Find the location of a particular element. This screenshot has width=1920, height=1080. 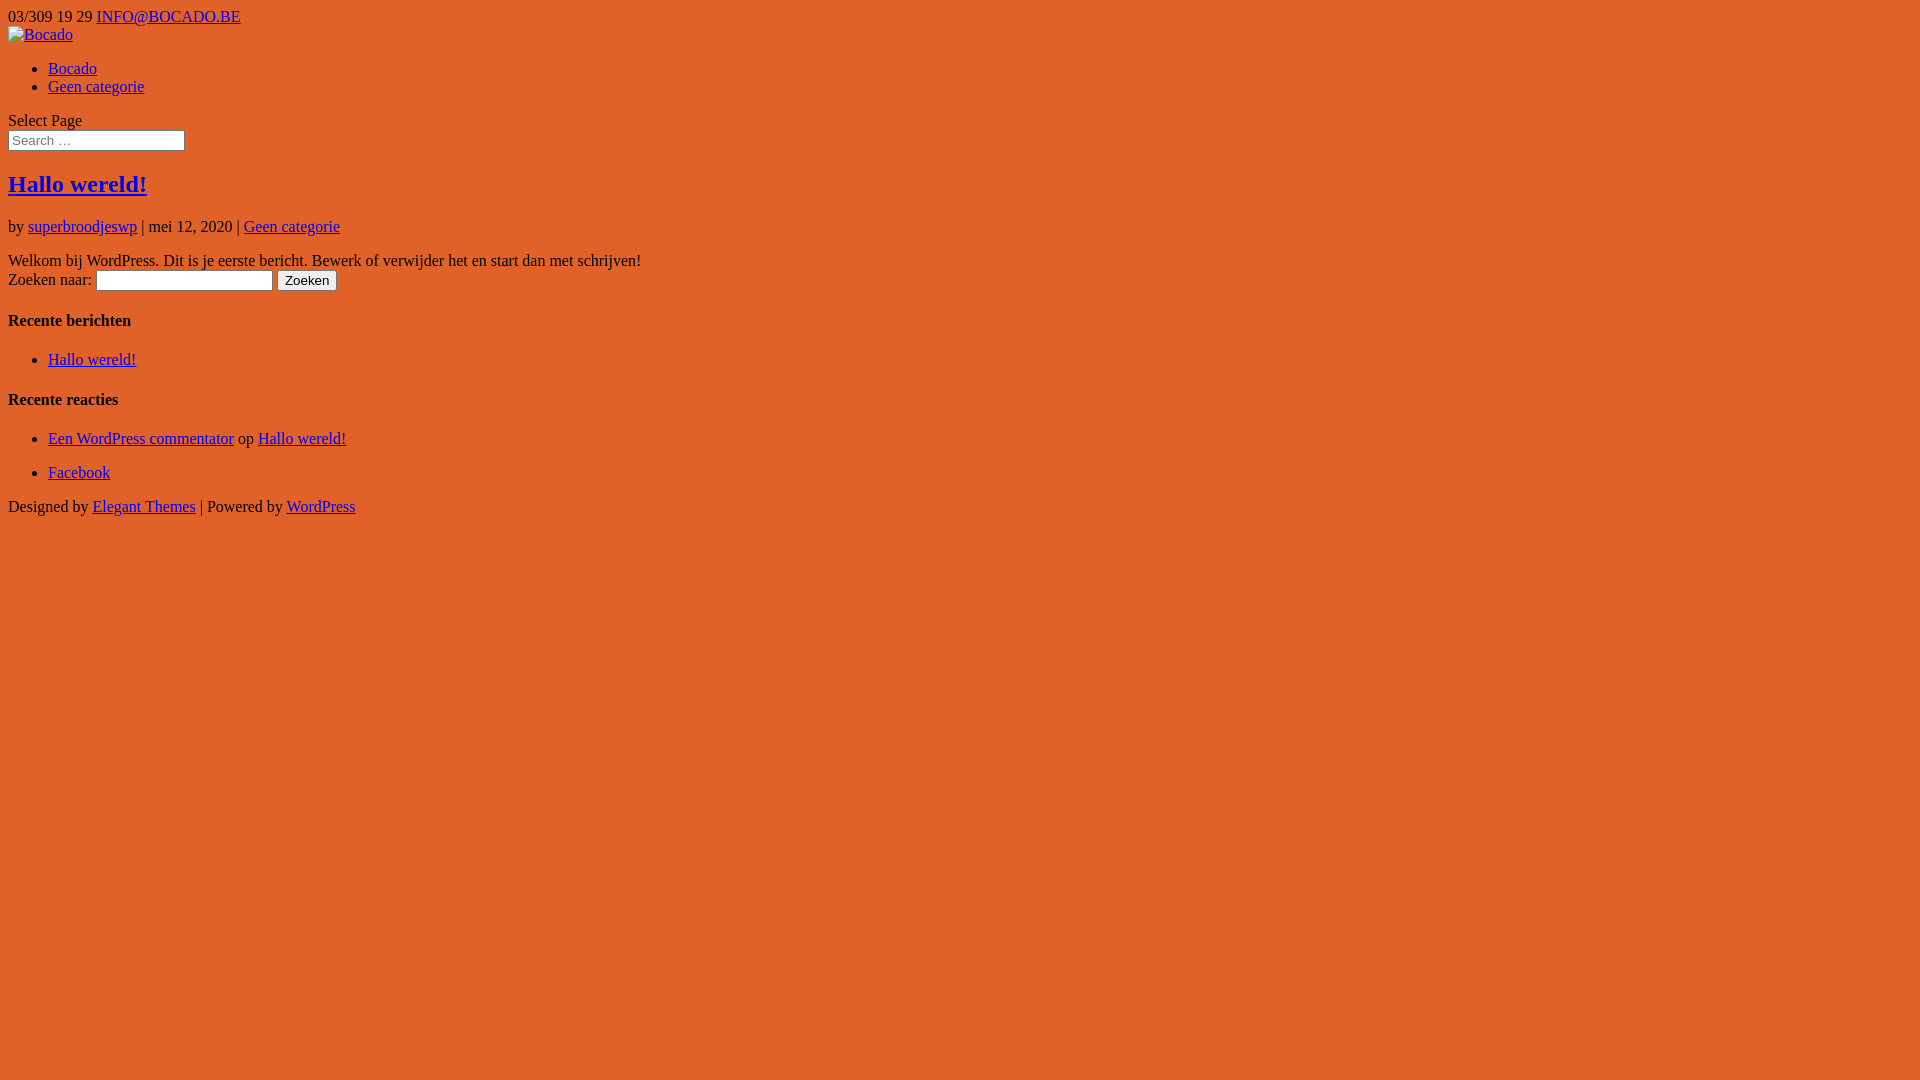

'Een WordPress commentator' is located at coordinates (139, 437).